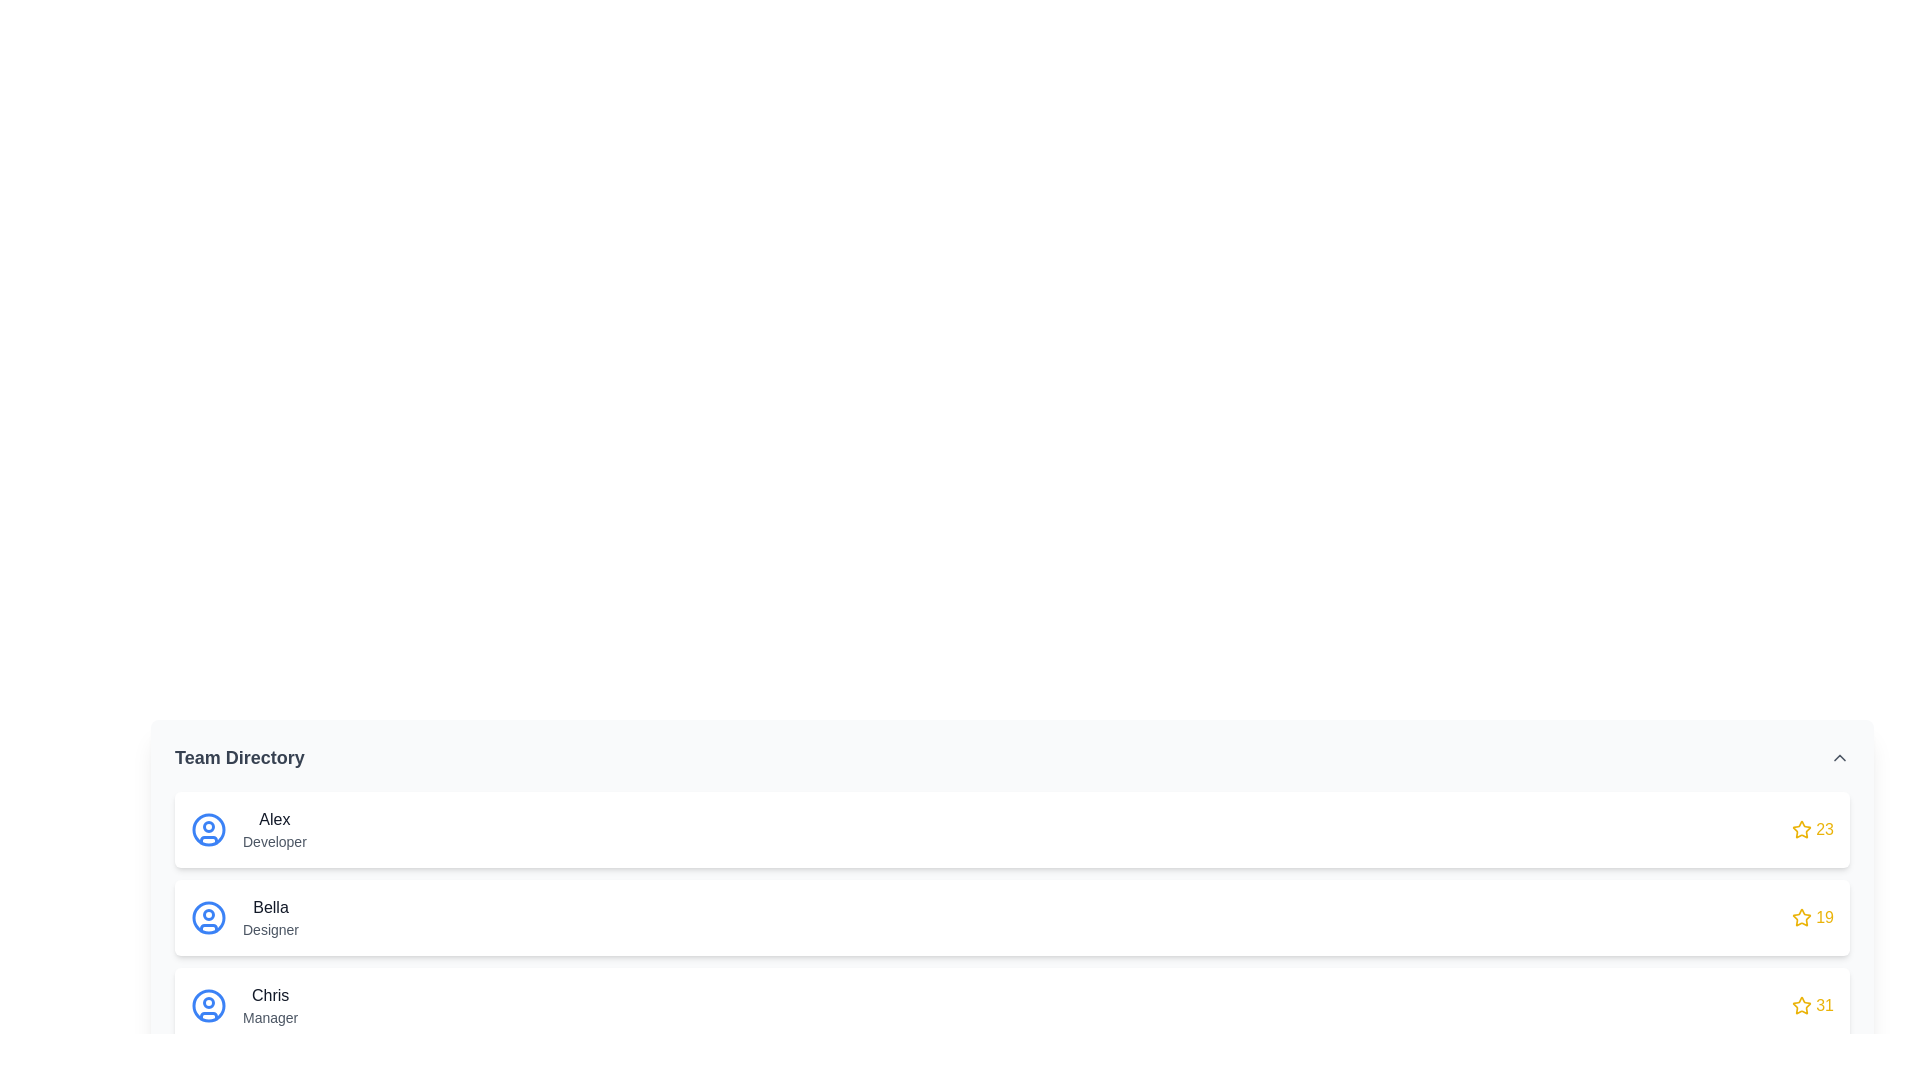  I want to click on static text label that indicates the role 'Developer' located directly beneath the name 'Alex' in the Team Directory section, so click(273, 841).